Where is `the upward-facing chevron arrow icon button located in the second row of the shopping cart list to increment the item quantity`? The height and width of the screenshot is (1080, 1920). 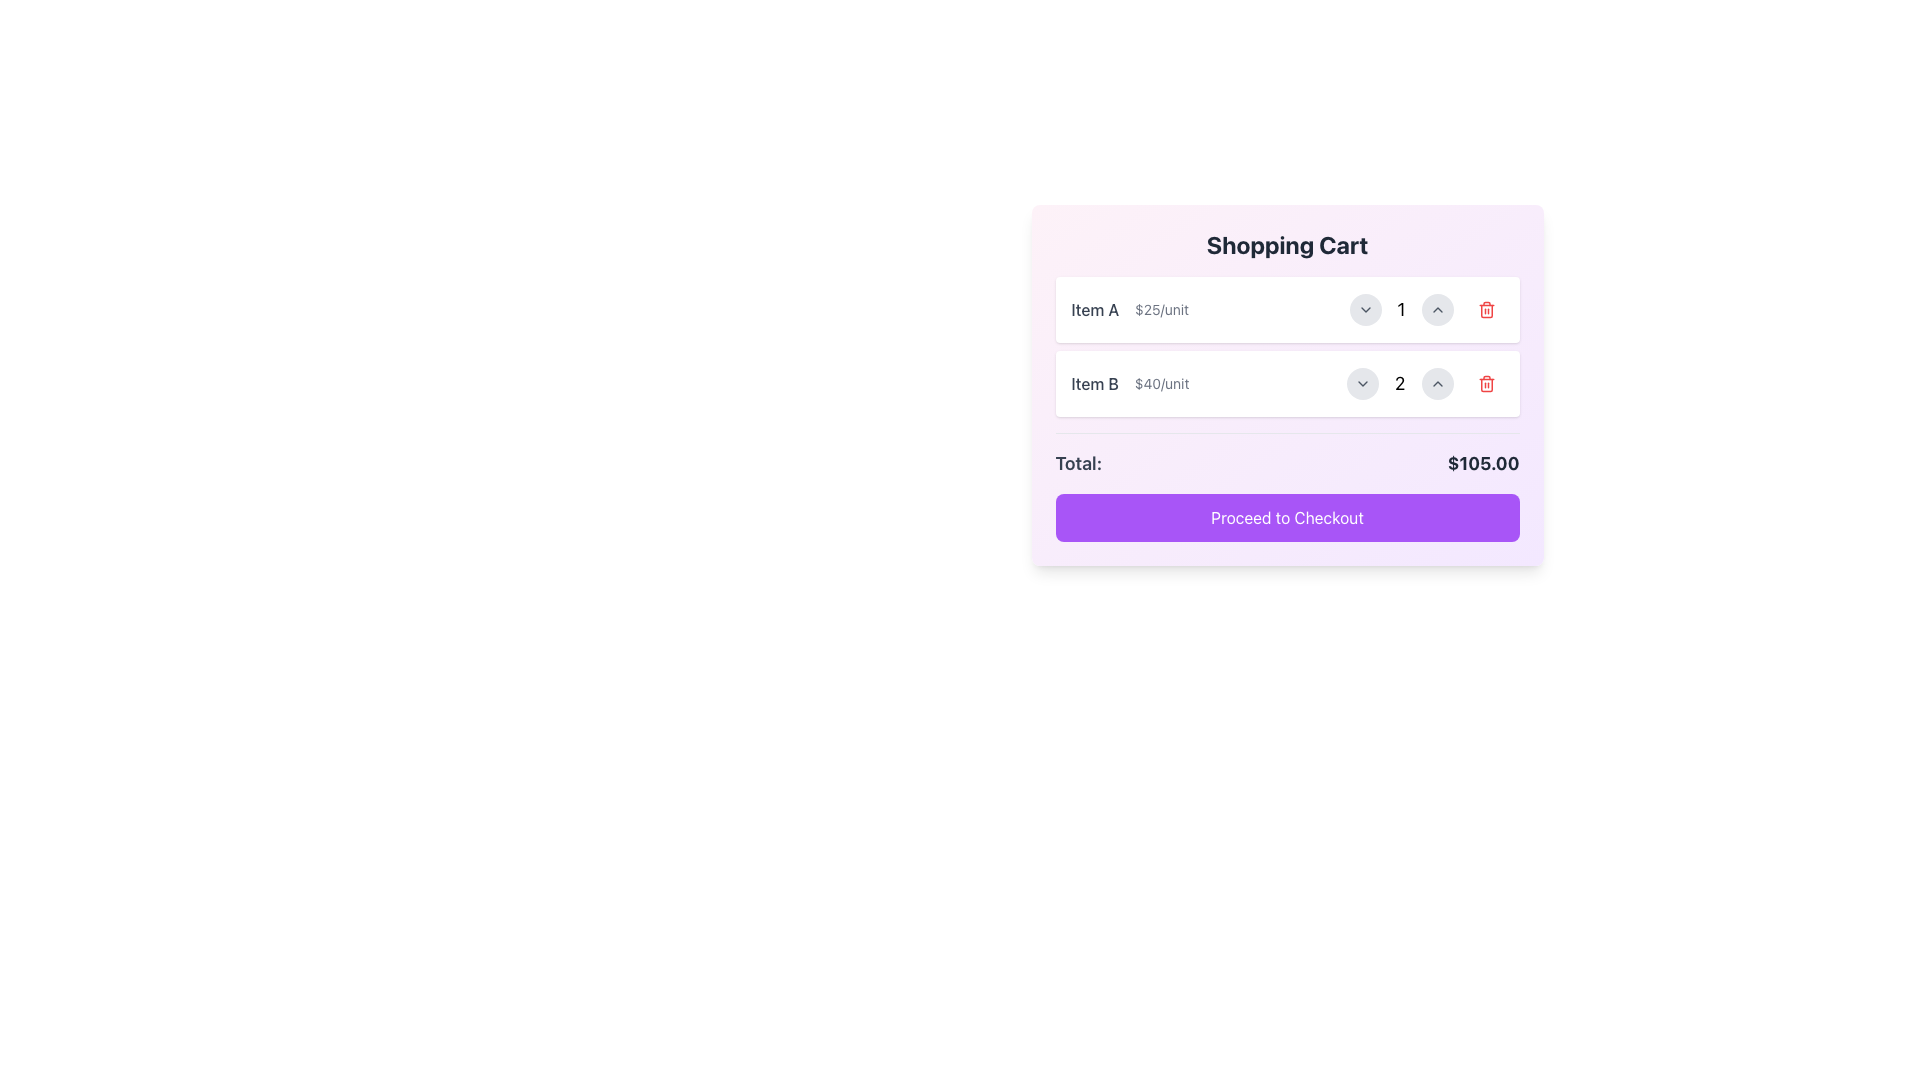 the upward-facing chevron arrow icon button located in the second row of the shopping cart list to increment the item quantity is located at coordinates (1436, 309).